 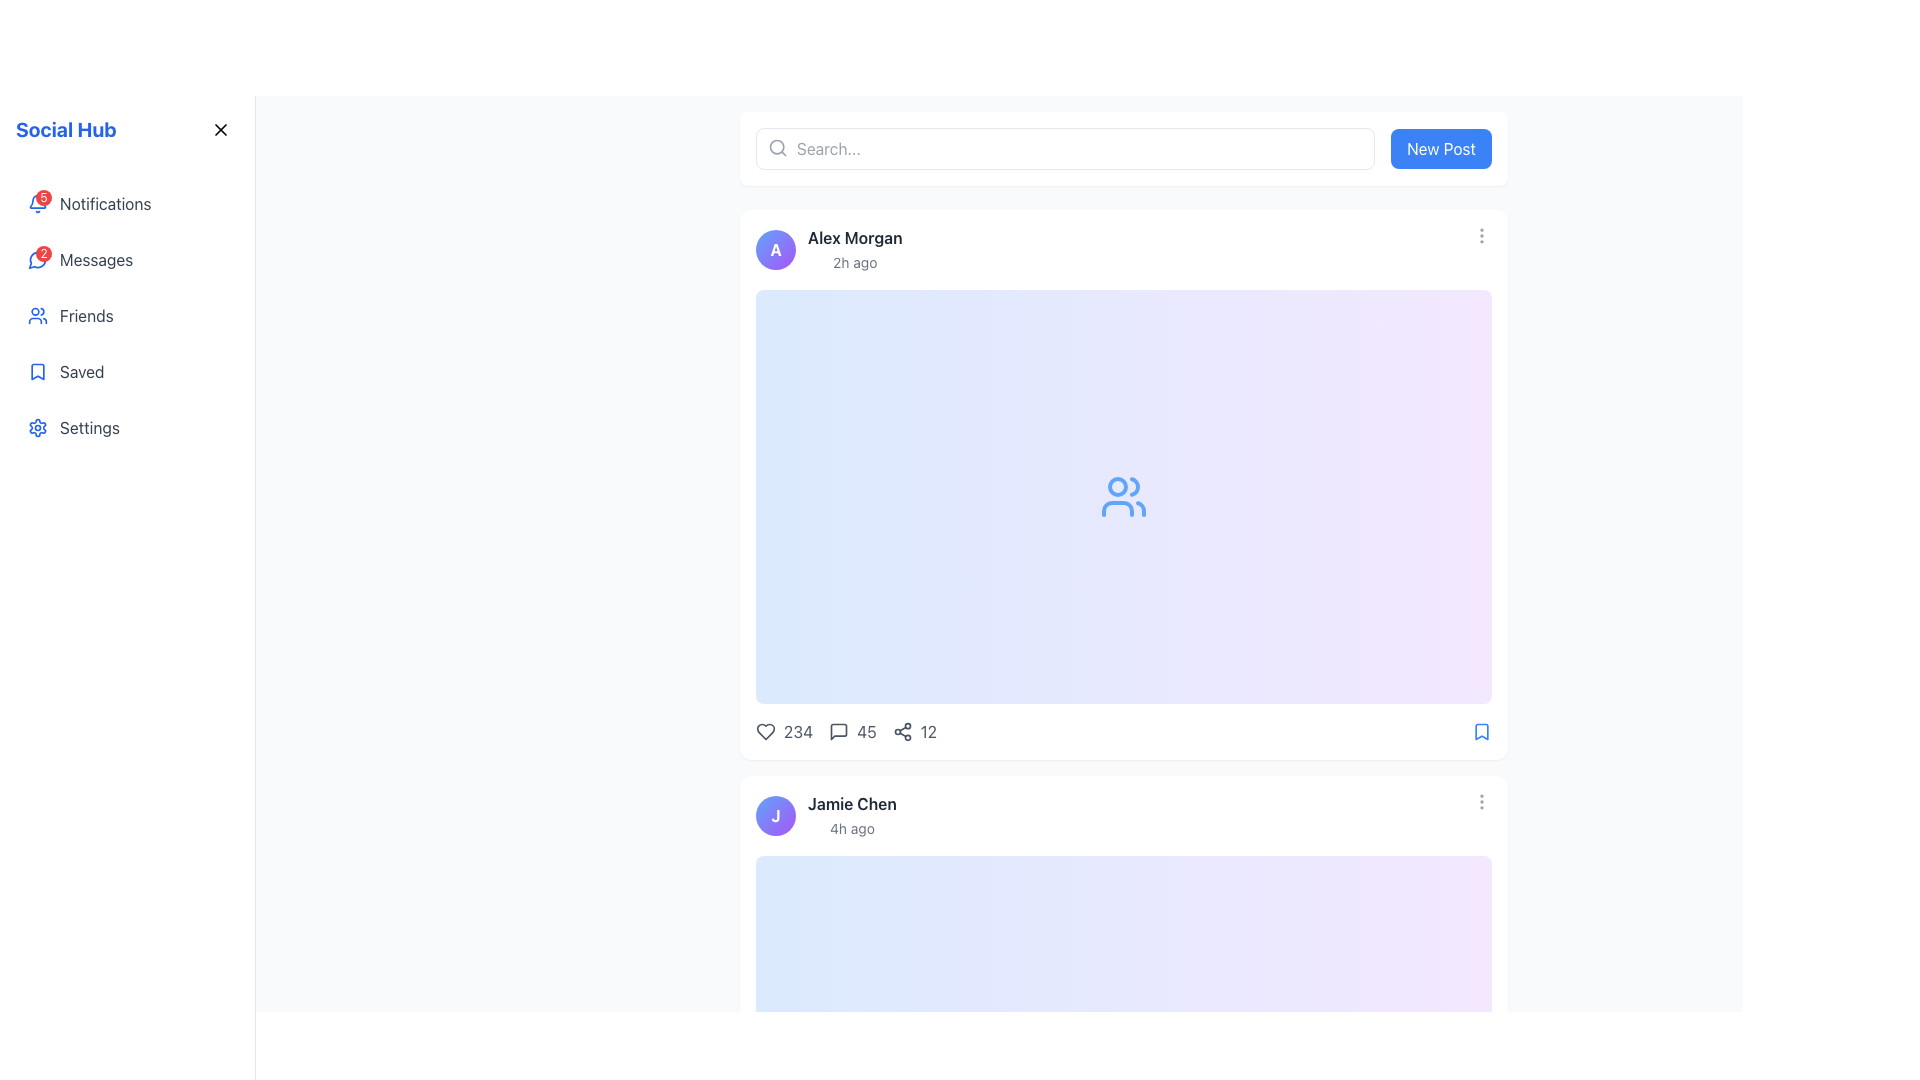 I want to click on the 'Settings' text label, which is styled in gray and is part of a clickable menu item in the left sidebar, so click(x=88, y=427).